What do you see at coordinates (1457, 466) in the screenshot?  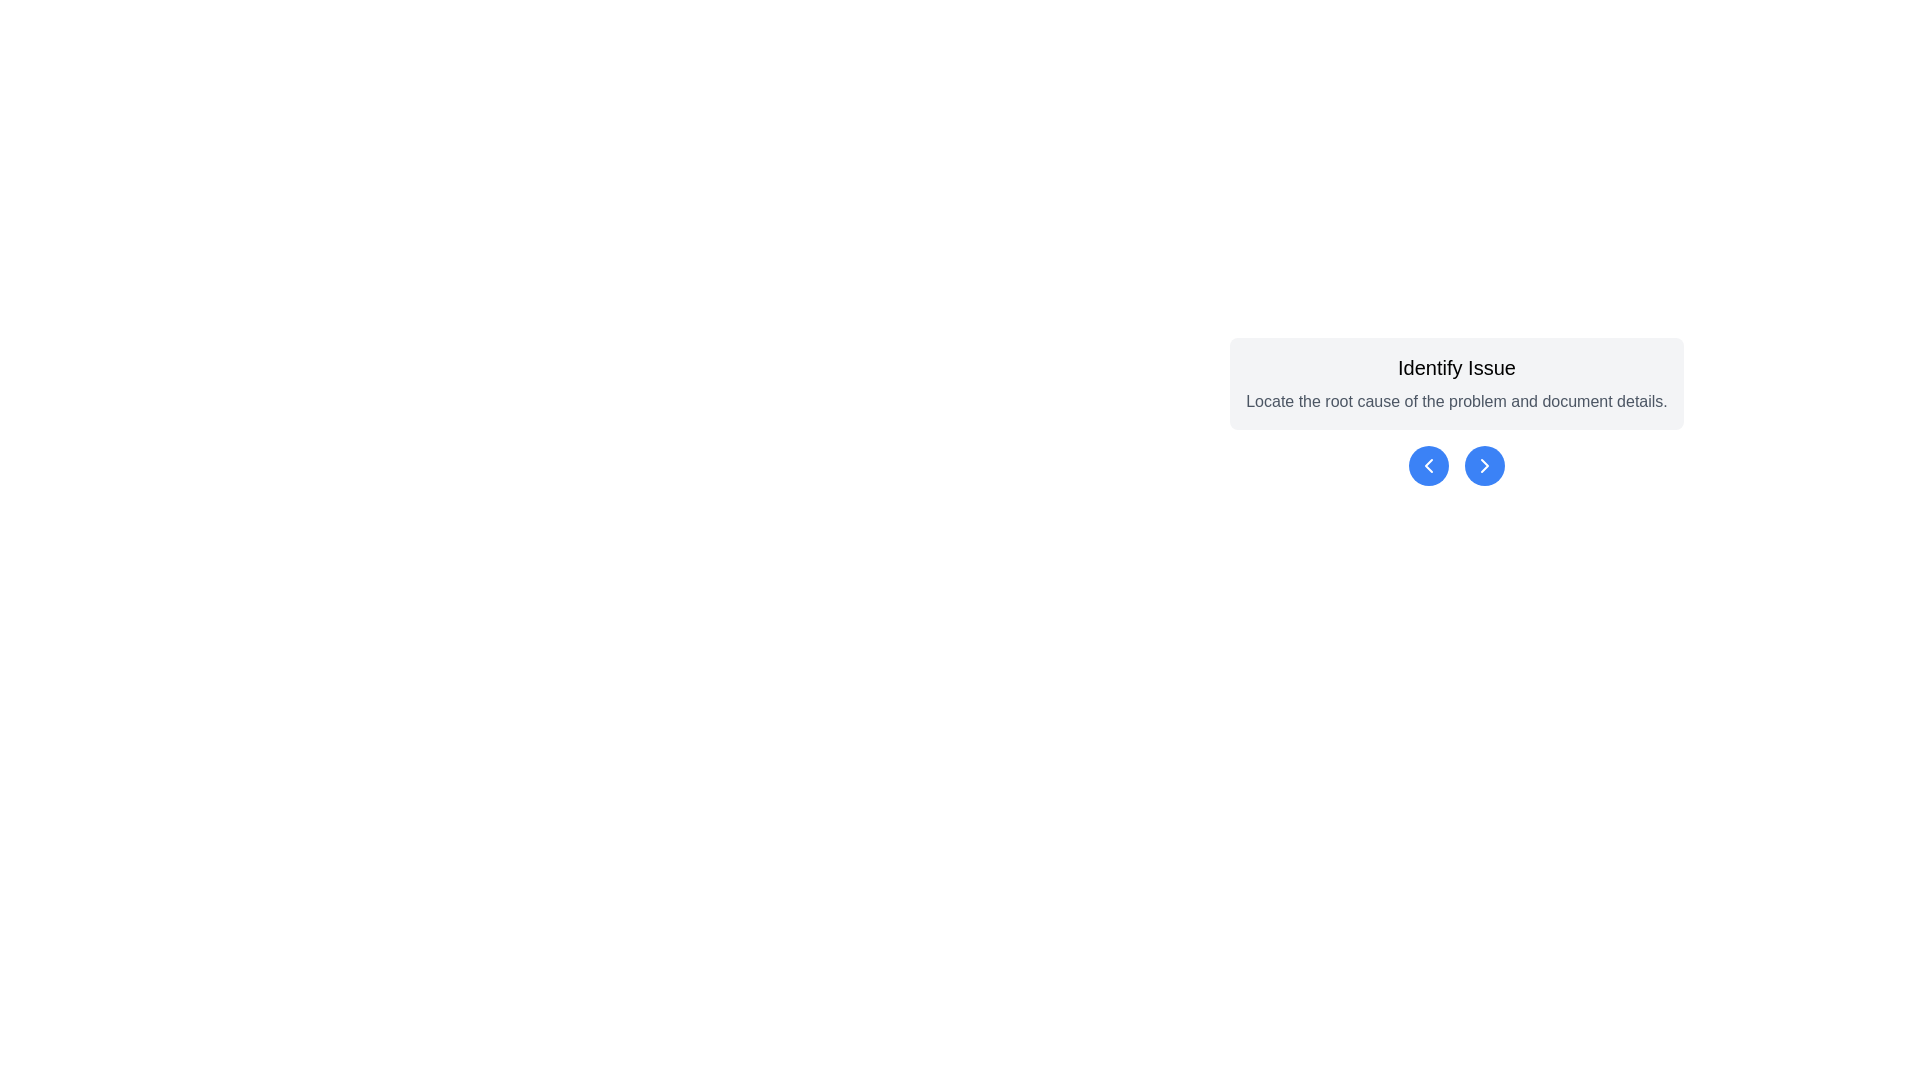 I see `the blue circular navigation buttons located below the 'Identify Issue' section` at bounding box center [1457, 466].